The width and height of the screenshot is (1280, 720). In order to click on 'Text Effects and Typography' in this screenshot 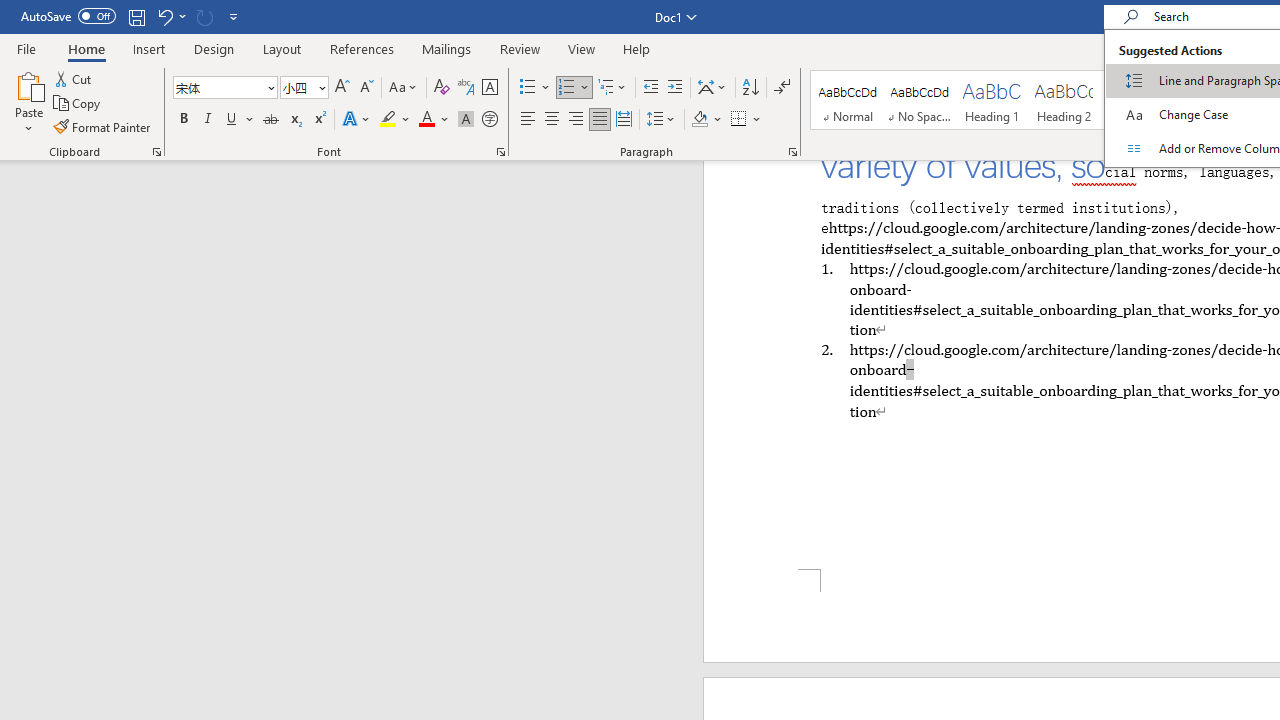, I will do `click(357, 119)`.